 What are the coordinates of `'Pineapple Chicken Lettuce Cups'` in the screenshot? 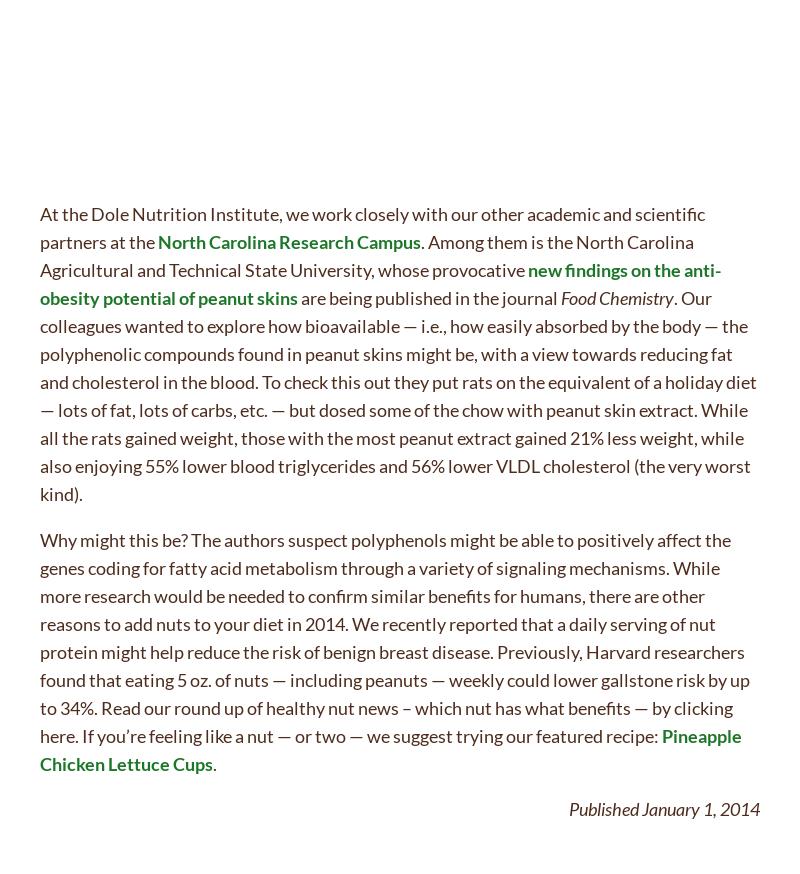 It's located at (390, 748).